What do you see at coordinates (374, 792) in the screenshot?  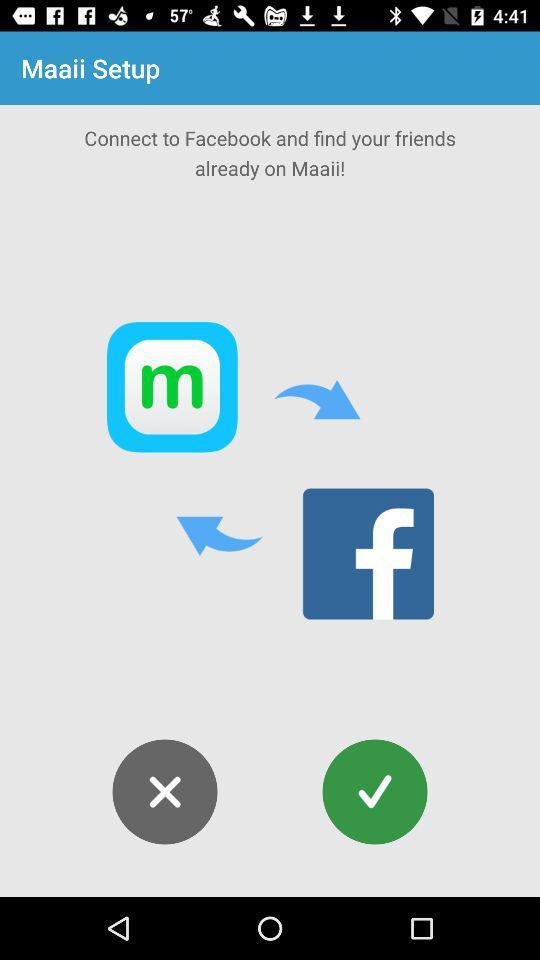 I see `choose accept` at bounding box center [374, 792].